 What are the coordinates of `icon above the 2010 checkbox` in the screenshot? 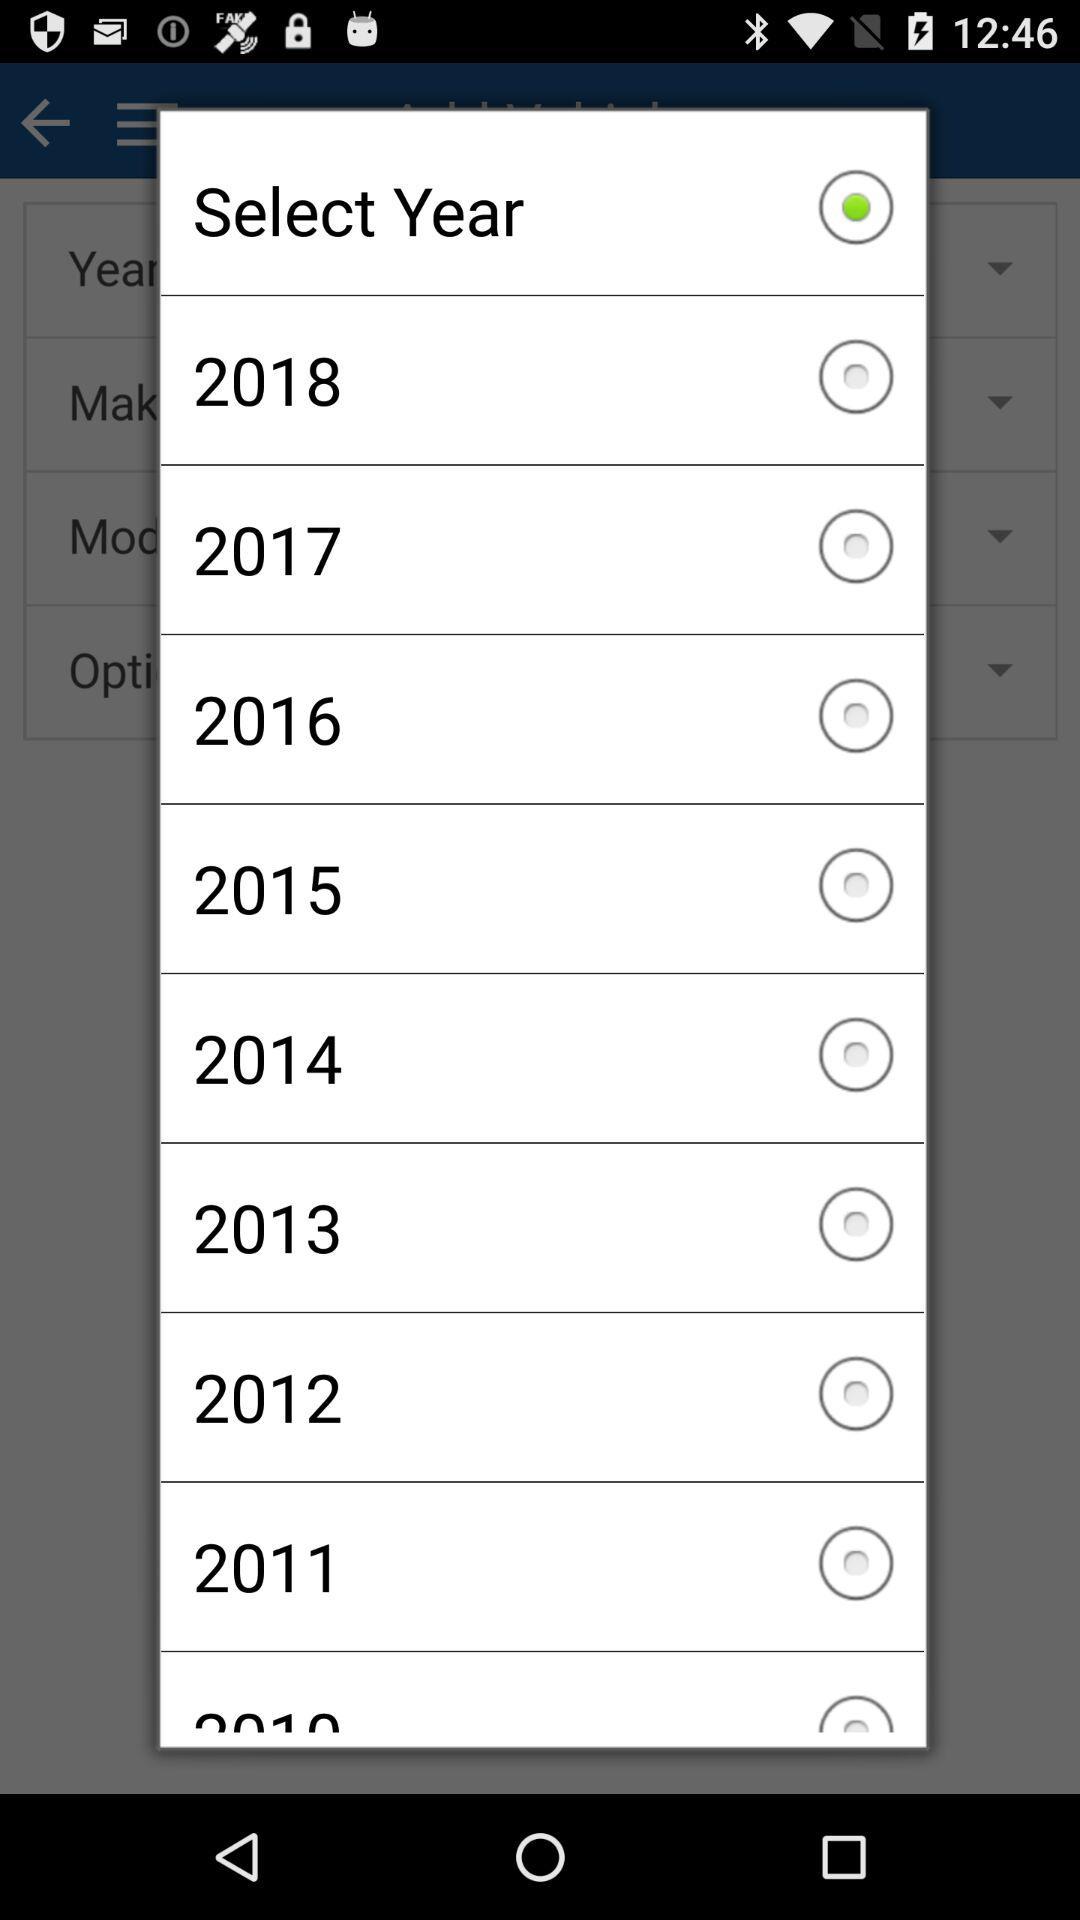 It's located at (542, 1565).